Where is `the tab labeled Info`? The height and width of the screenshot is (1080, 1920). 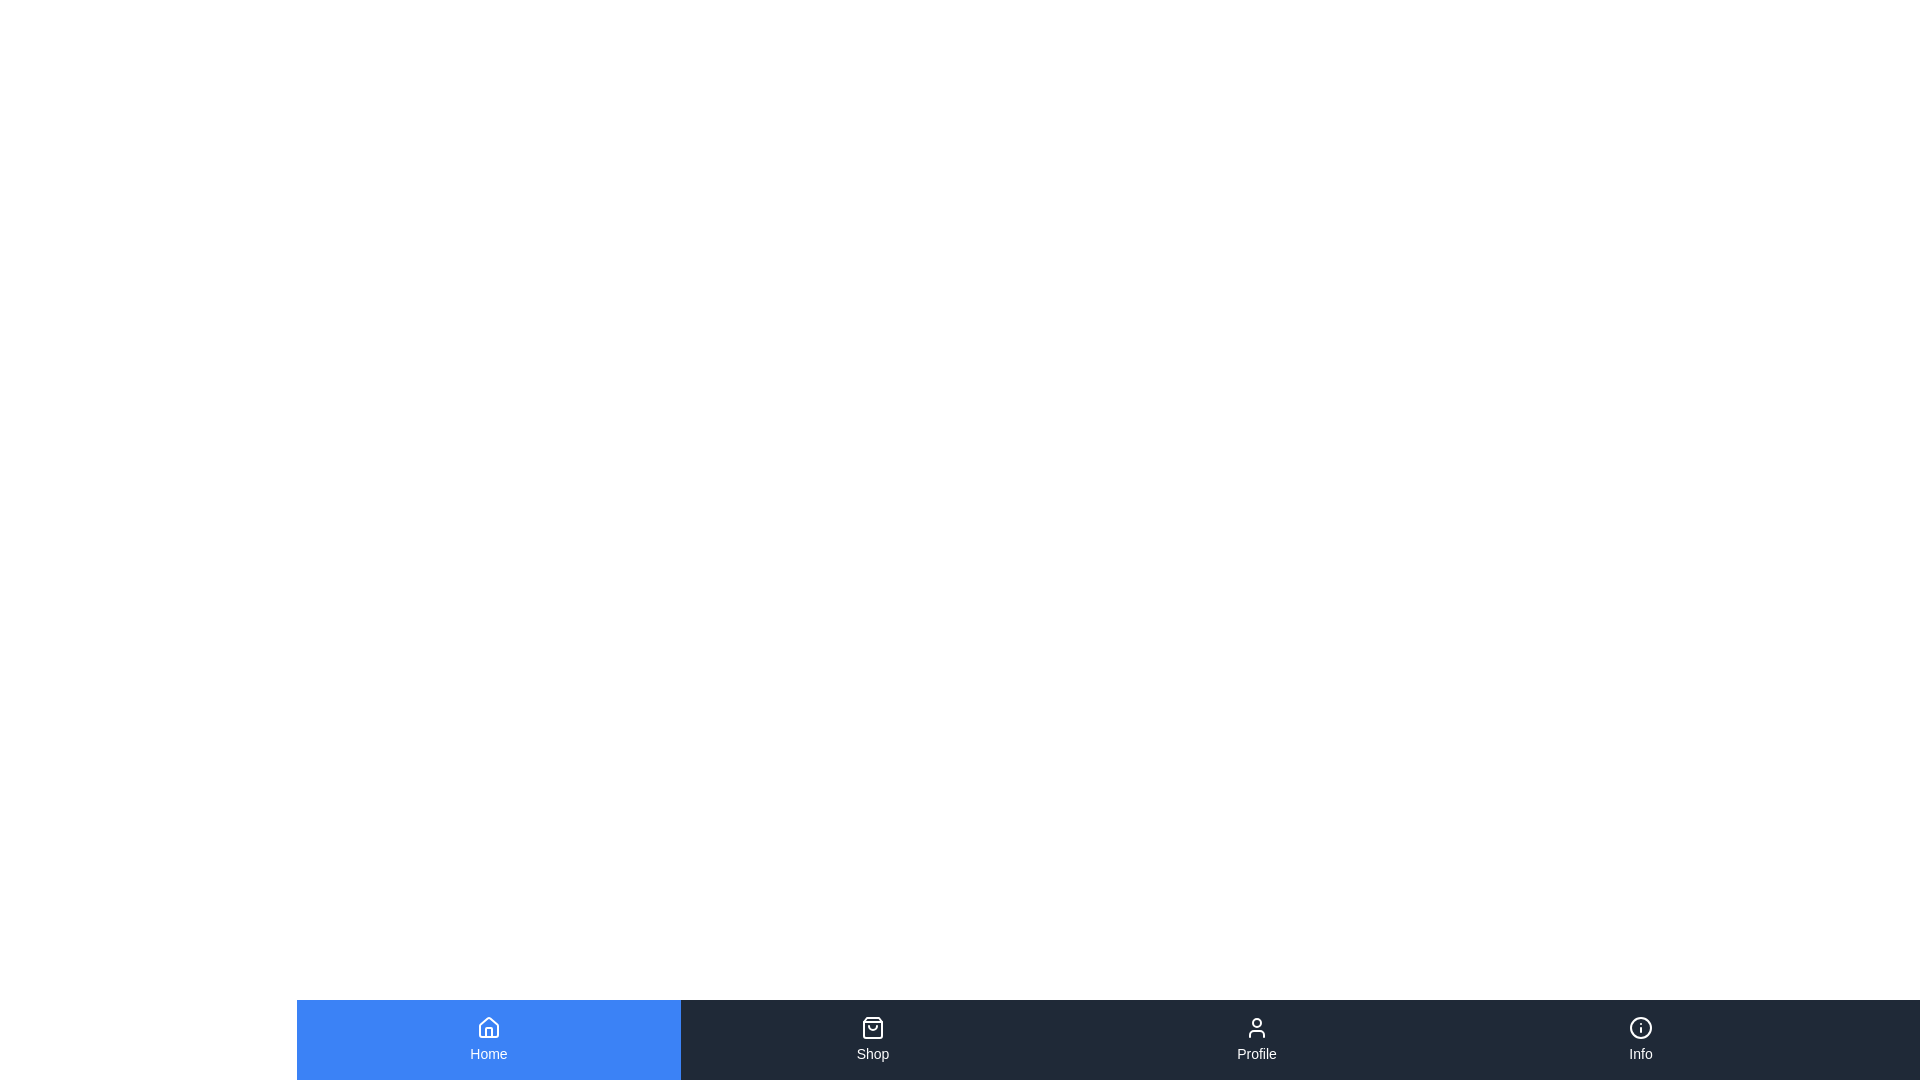 the tab labeled Info is located at coordinates (1641, 1039).